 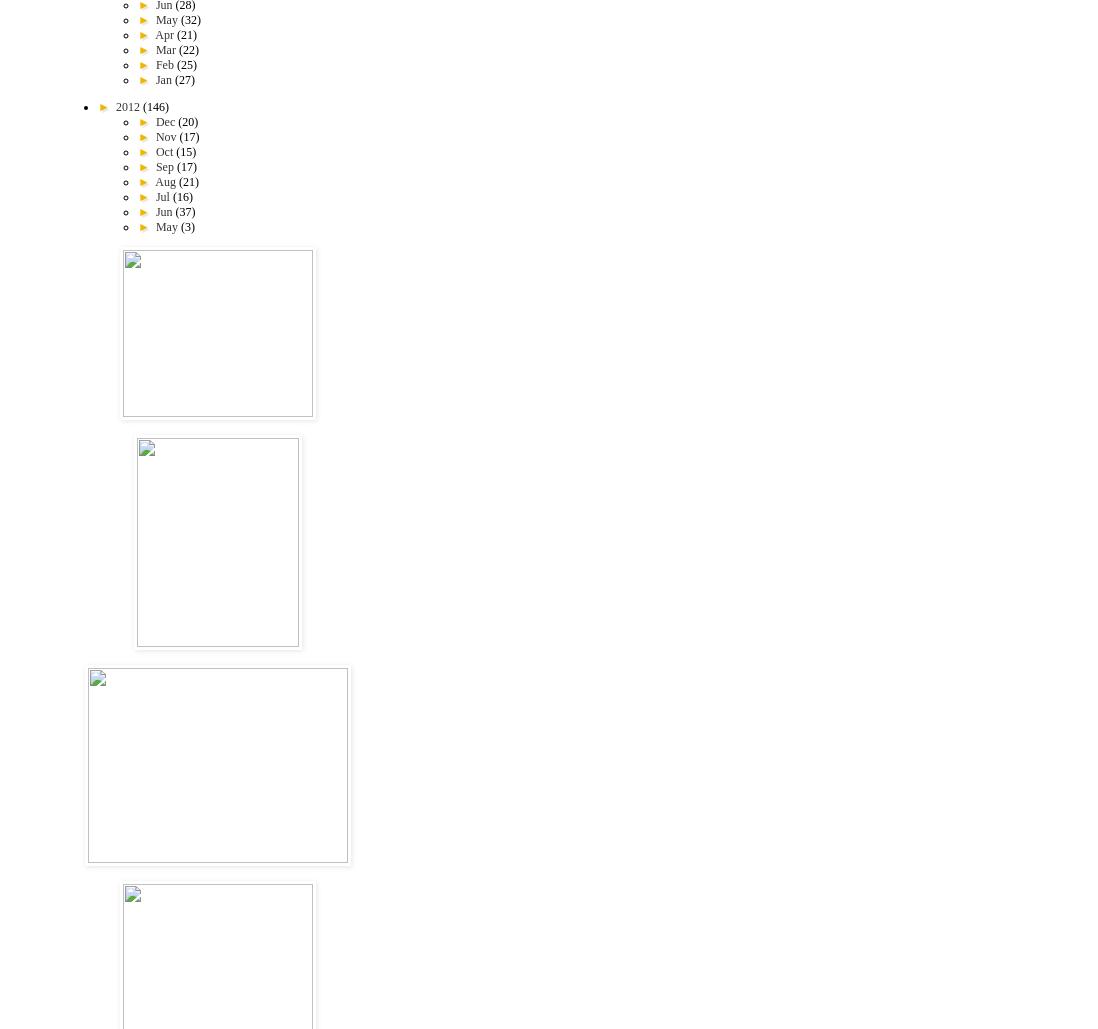 What do you see at coordinates (185, 225) in the screenshot?
I see `'(3)'` at bounding box center [185, 225].